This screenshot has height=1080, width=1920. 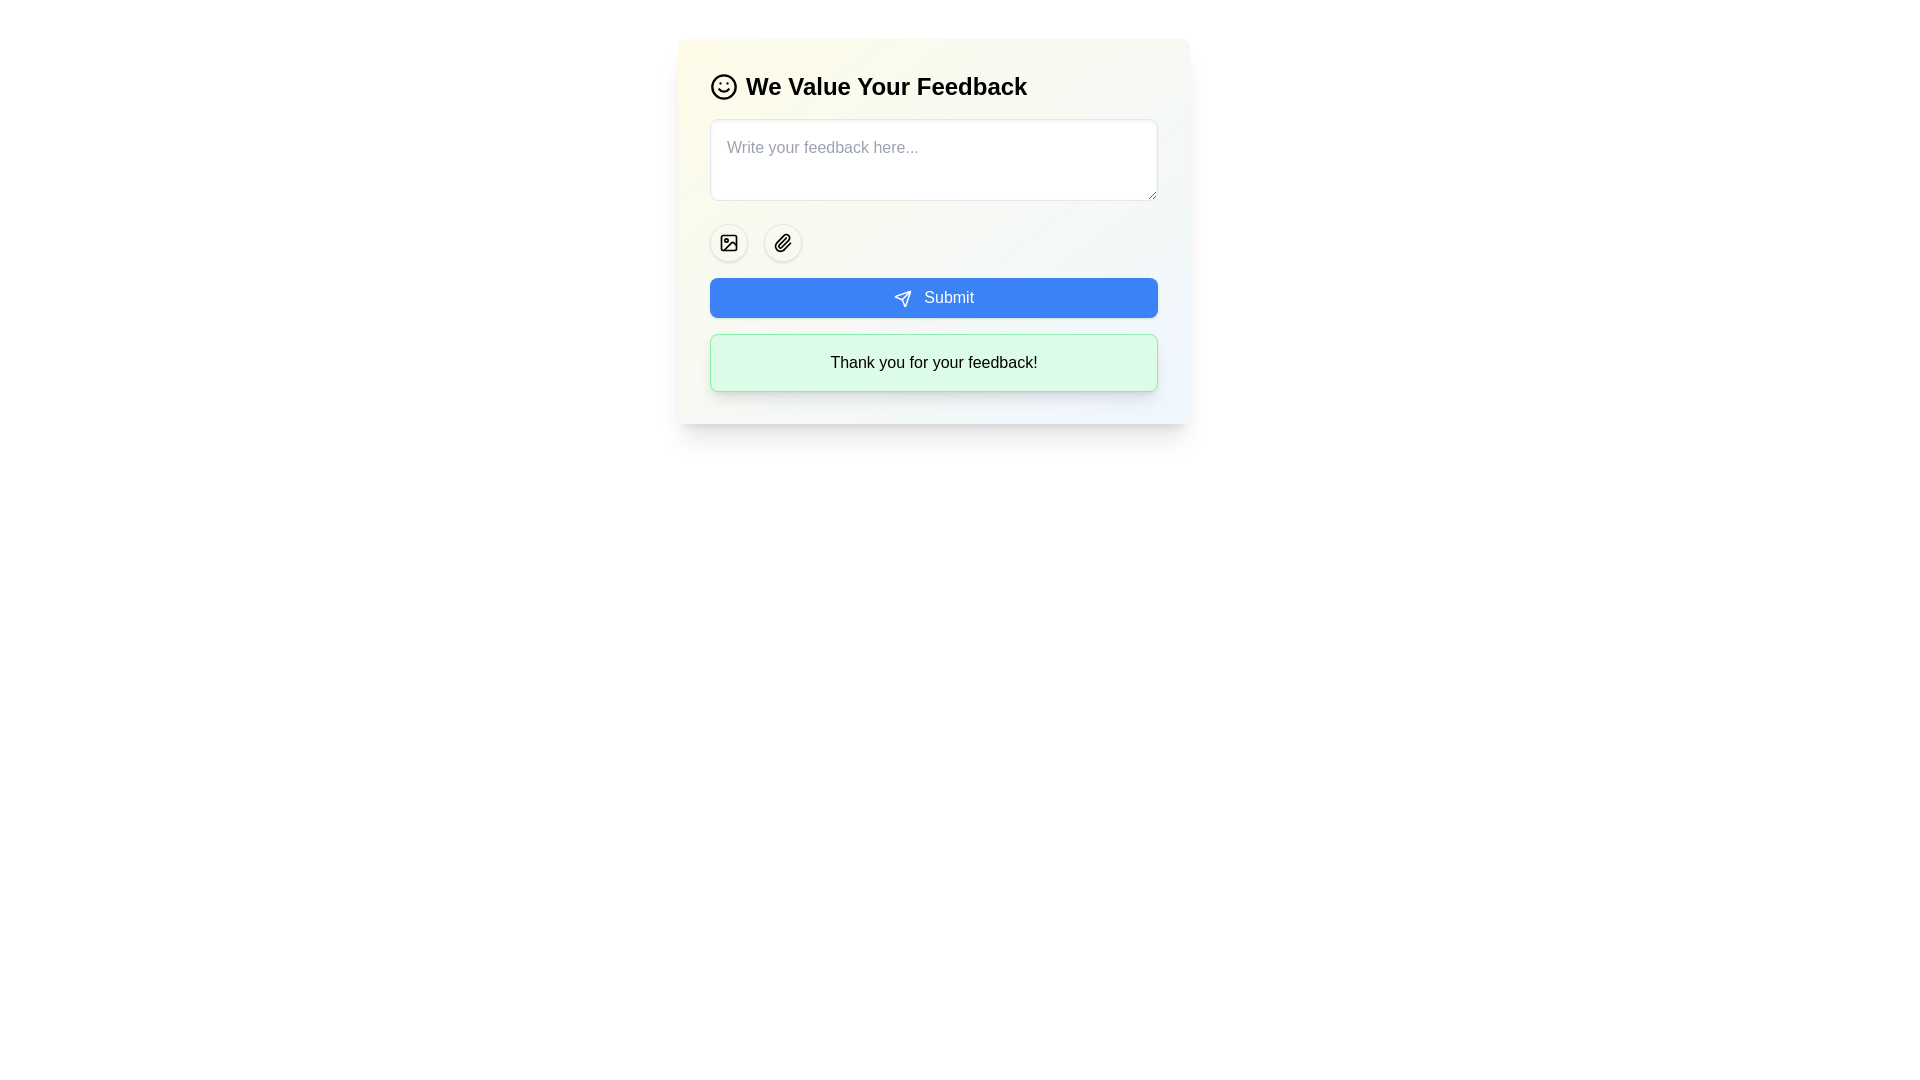 I want to click on the decorative circle that forms the primary outline of the smiley face icon located at the top-left corner of the feedback form interface, next to the text 'We Value Your Feedback', so click(x=723, y=86).